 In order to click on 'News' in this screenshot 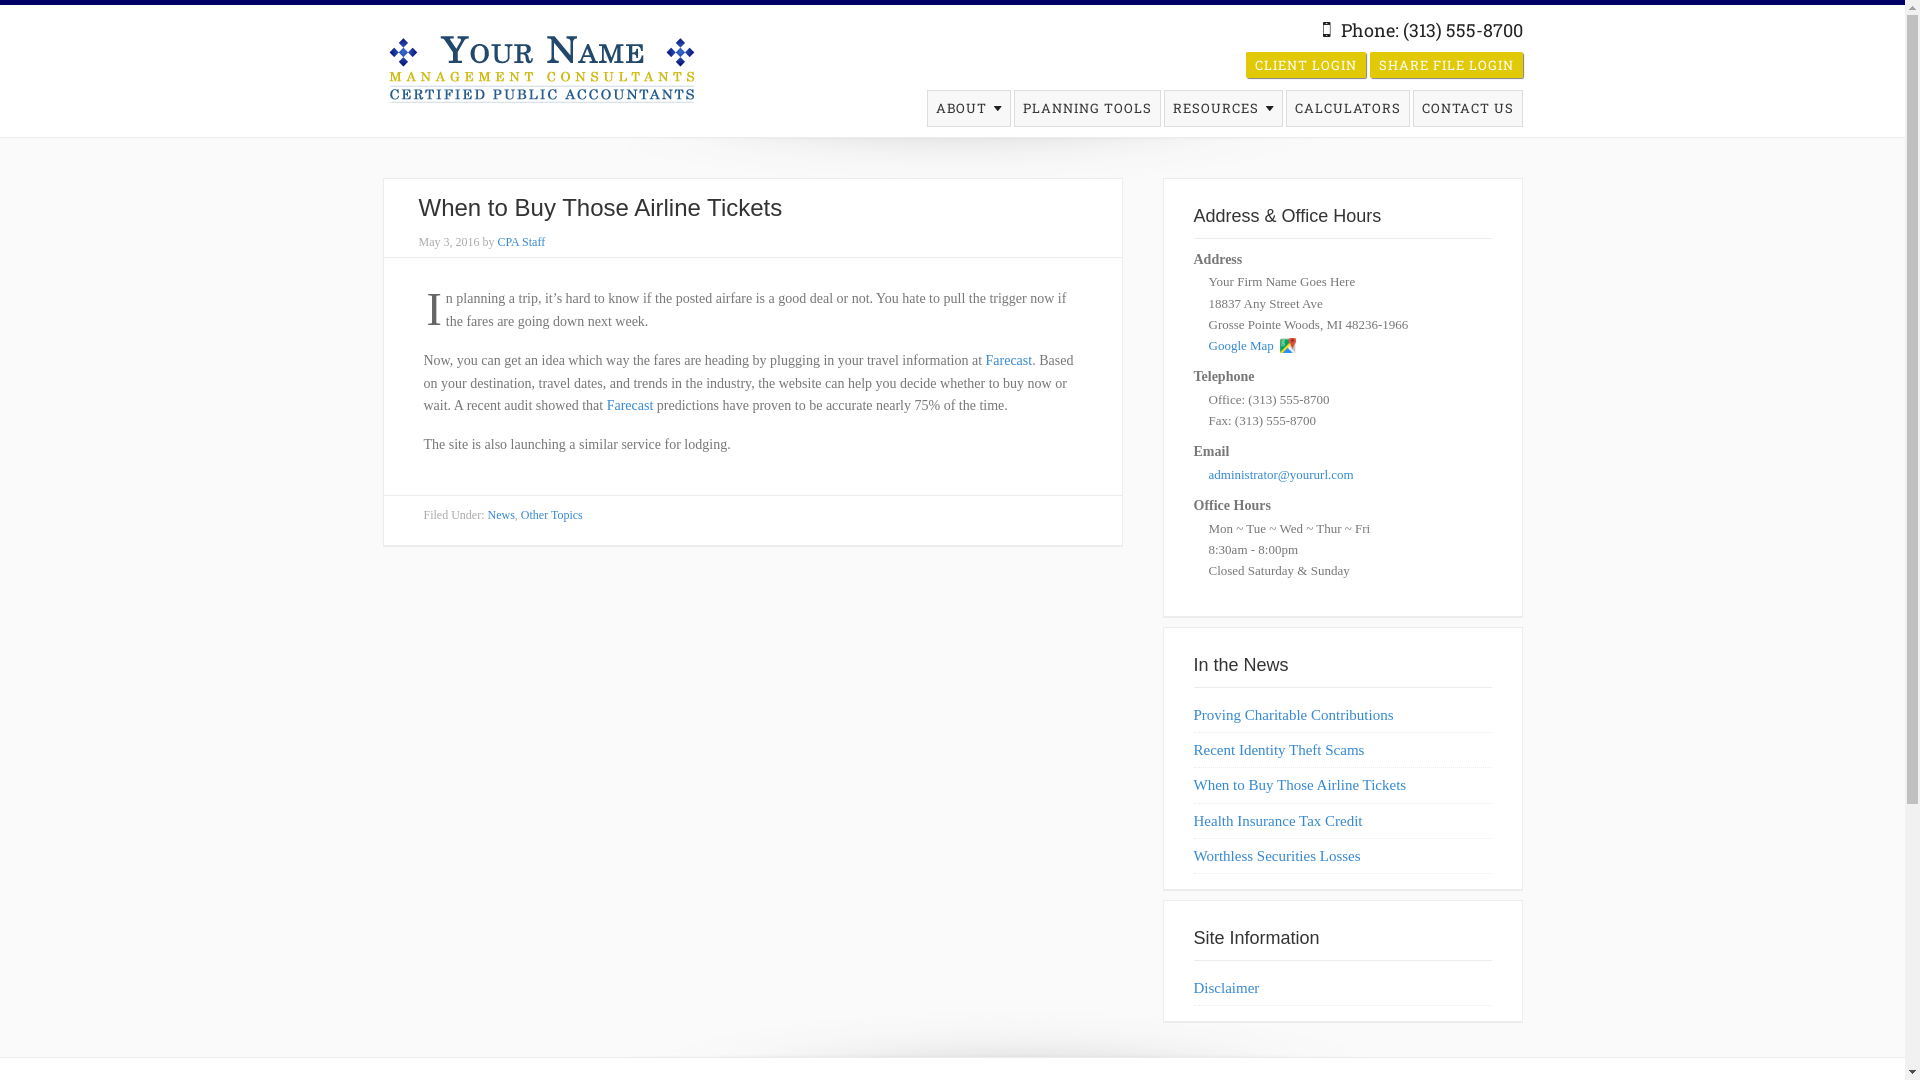, I will do `click(501, 514)`.